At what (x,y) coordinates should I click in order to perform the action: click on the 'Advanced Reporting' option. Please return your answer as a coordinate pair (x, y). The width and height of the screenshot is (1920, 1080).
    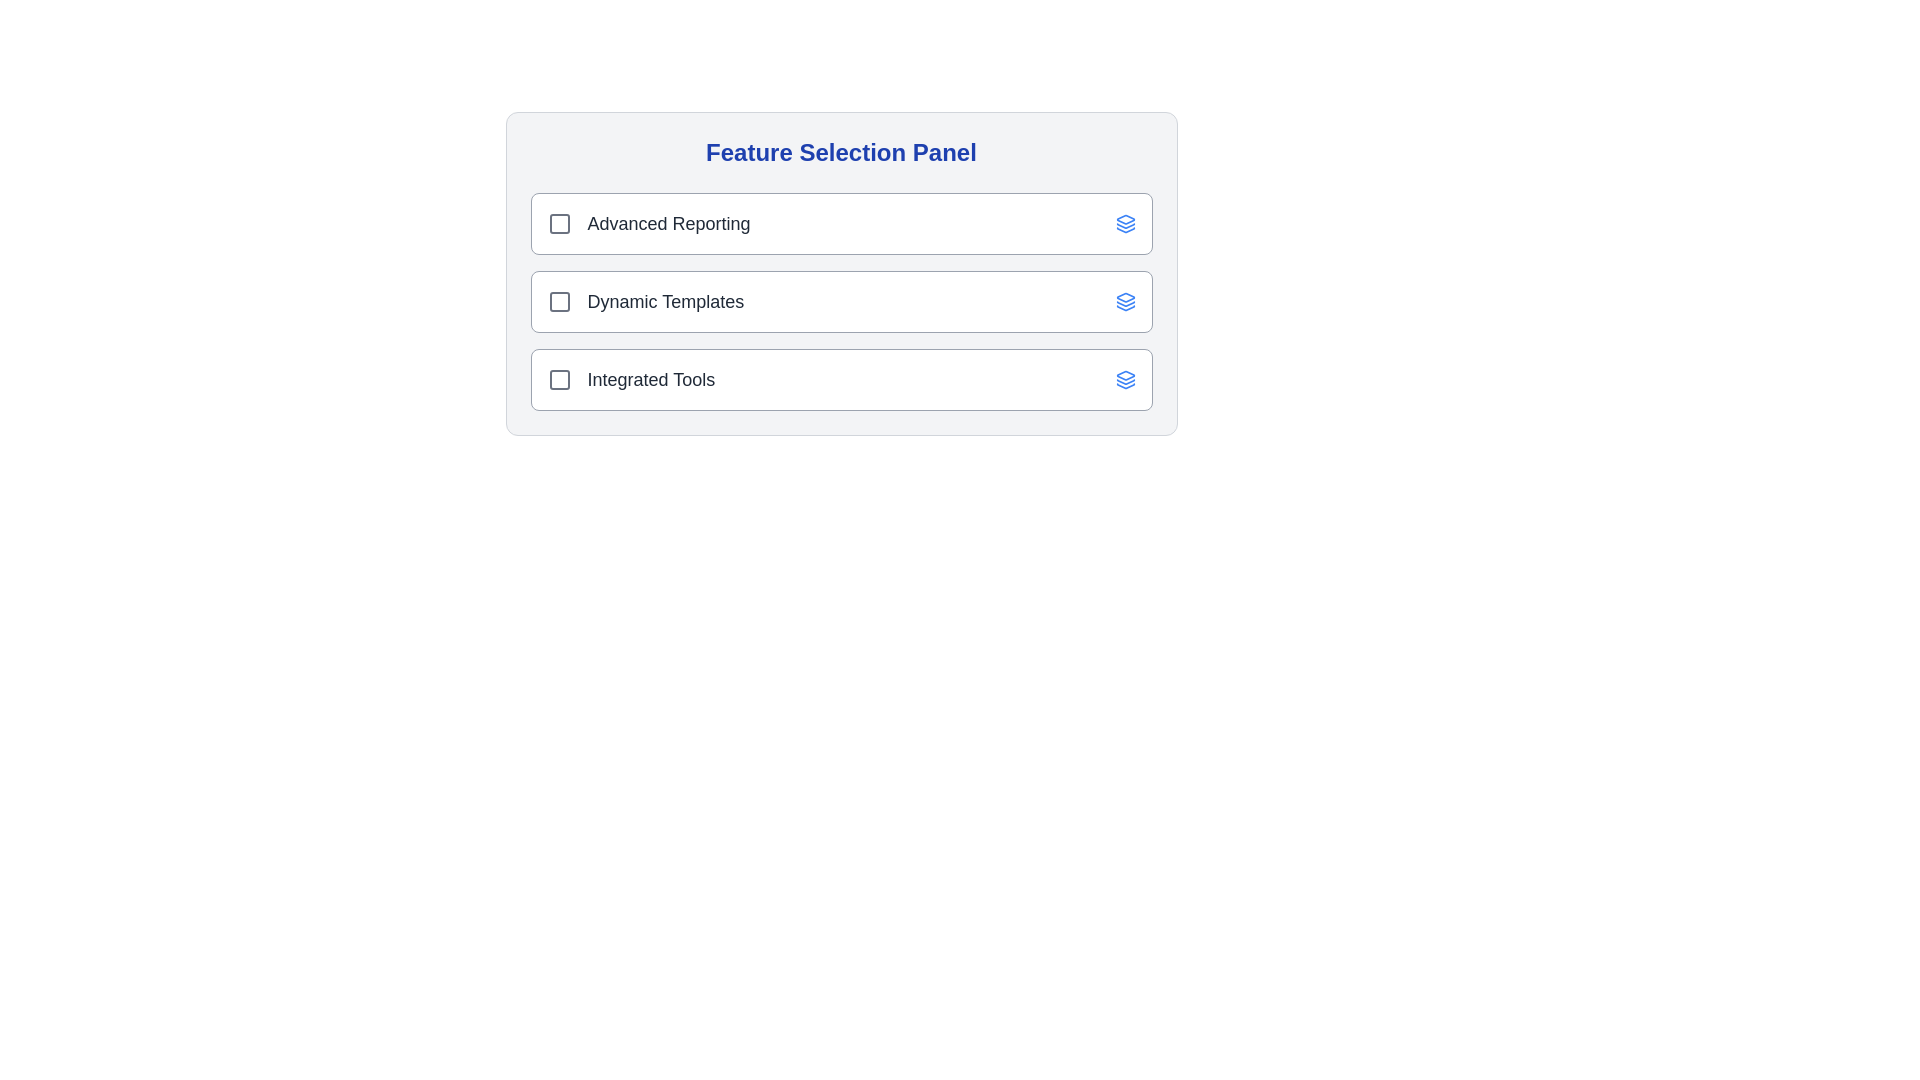
    Looking at the image, I should click on (841, 223).